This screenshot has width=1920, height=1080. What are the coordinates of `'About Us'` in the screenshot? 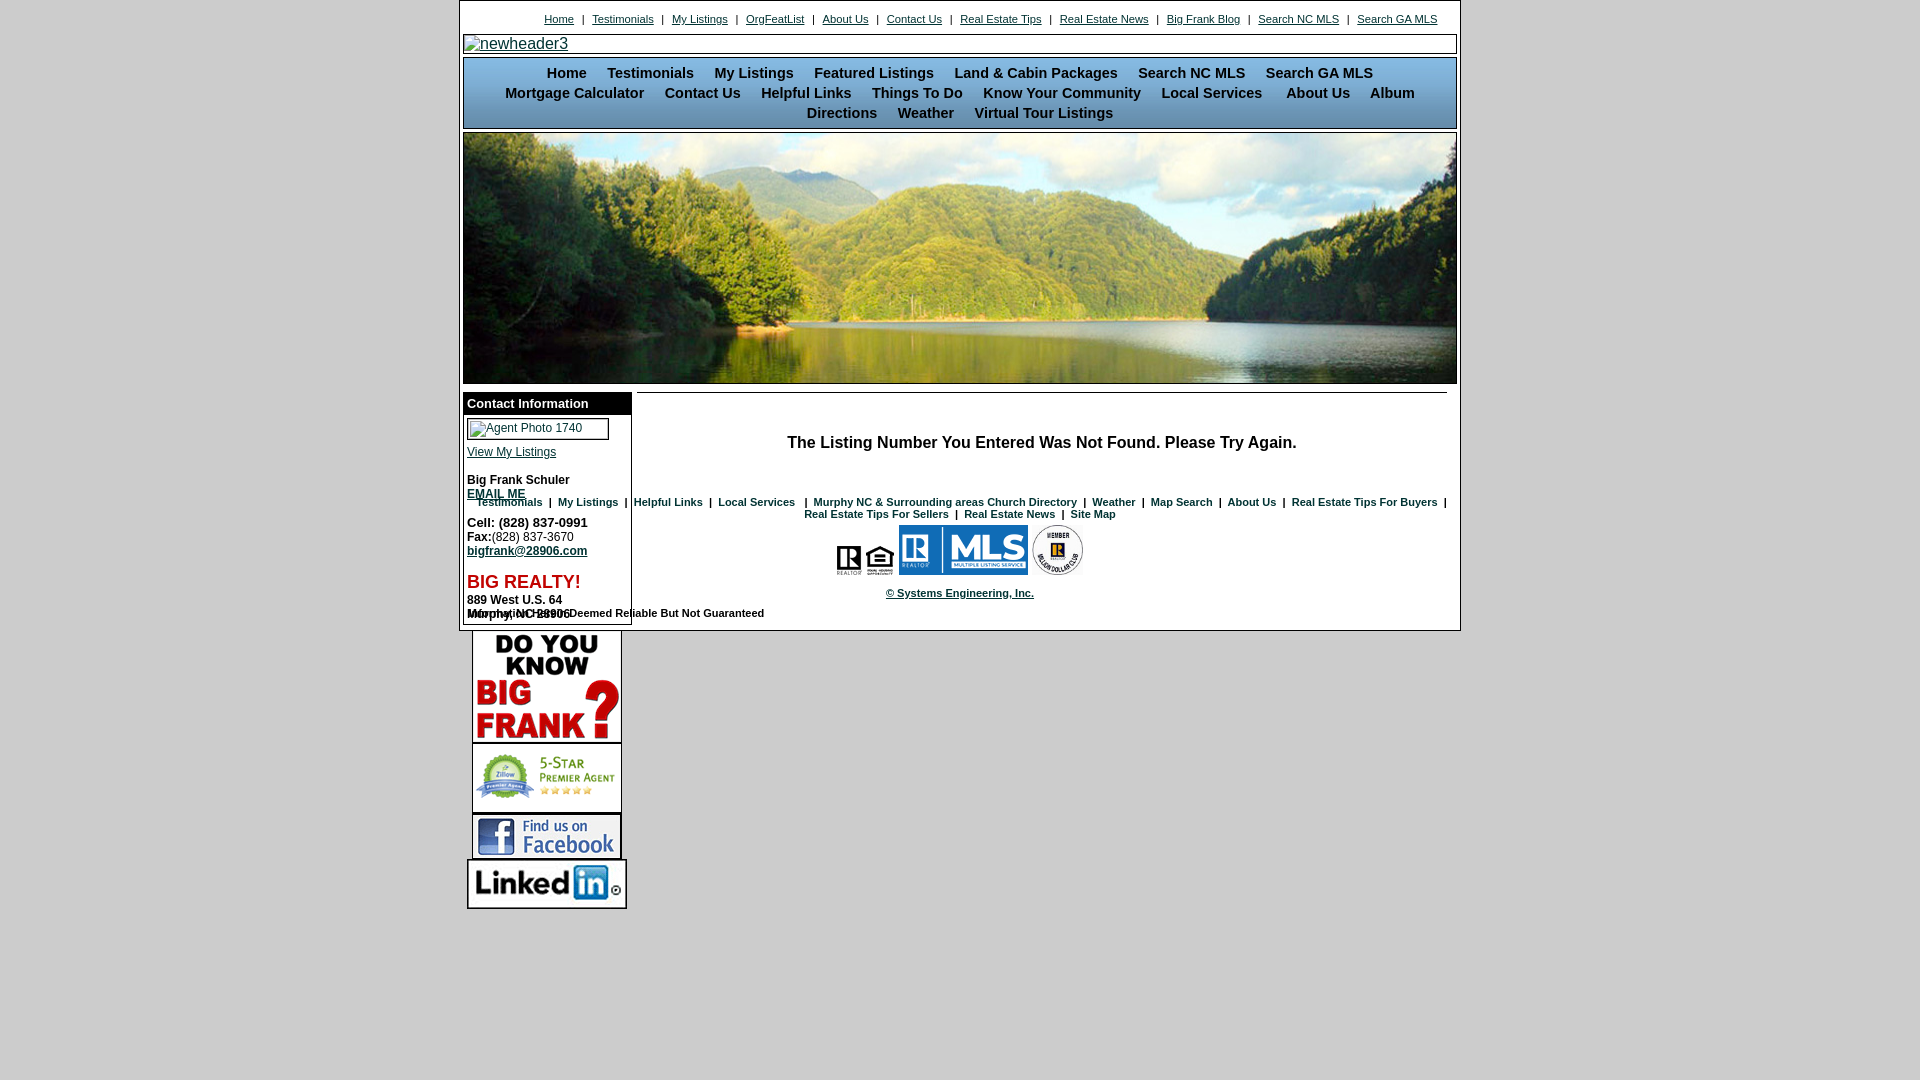 It's located at (1251, 500).